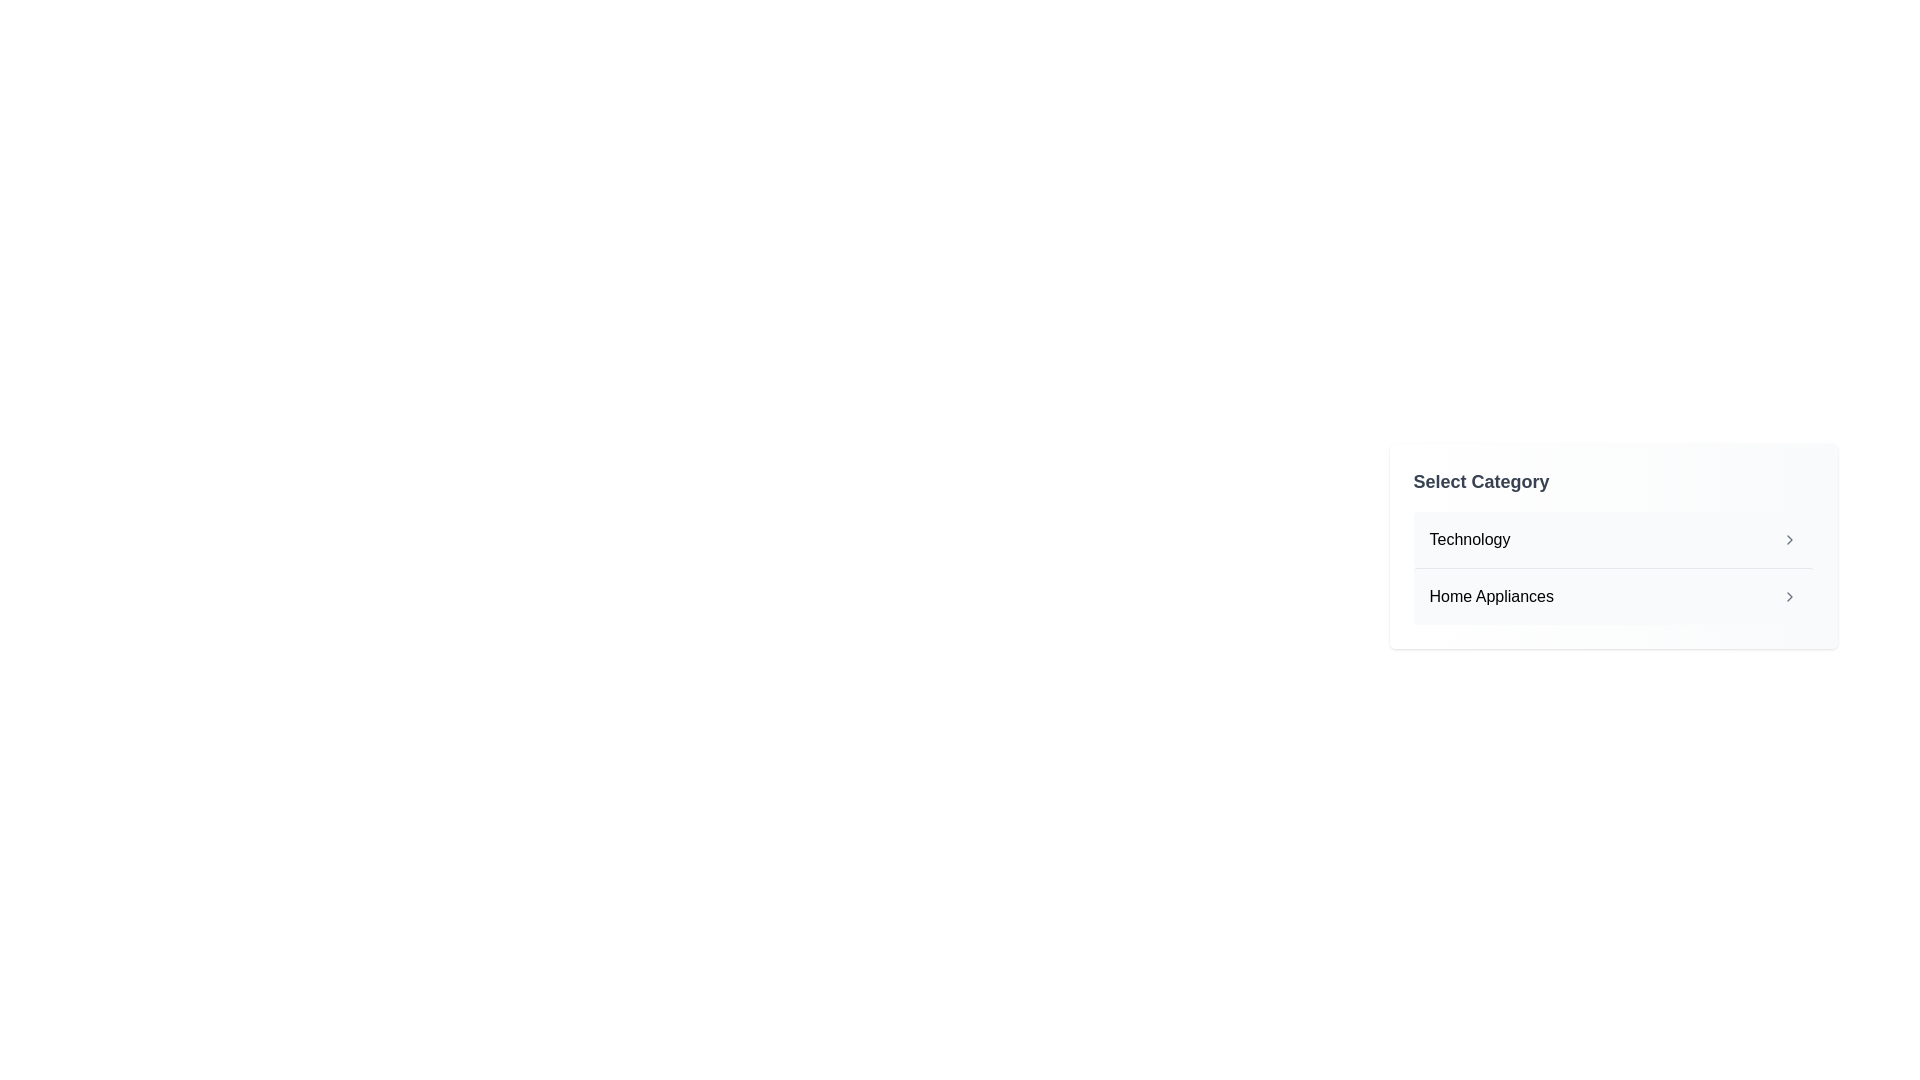  I want to click on the 'Home Appliances' label, which is styled in a simple sans-serif font and is the second option in the menu under 'Select Category', so click(1491, 596).